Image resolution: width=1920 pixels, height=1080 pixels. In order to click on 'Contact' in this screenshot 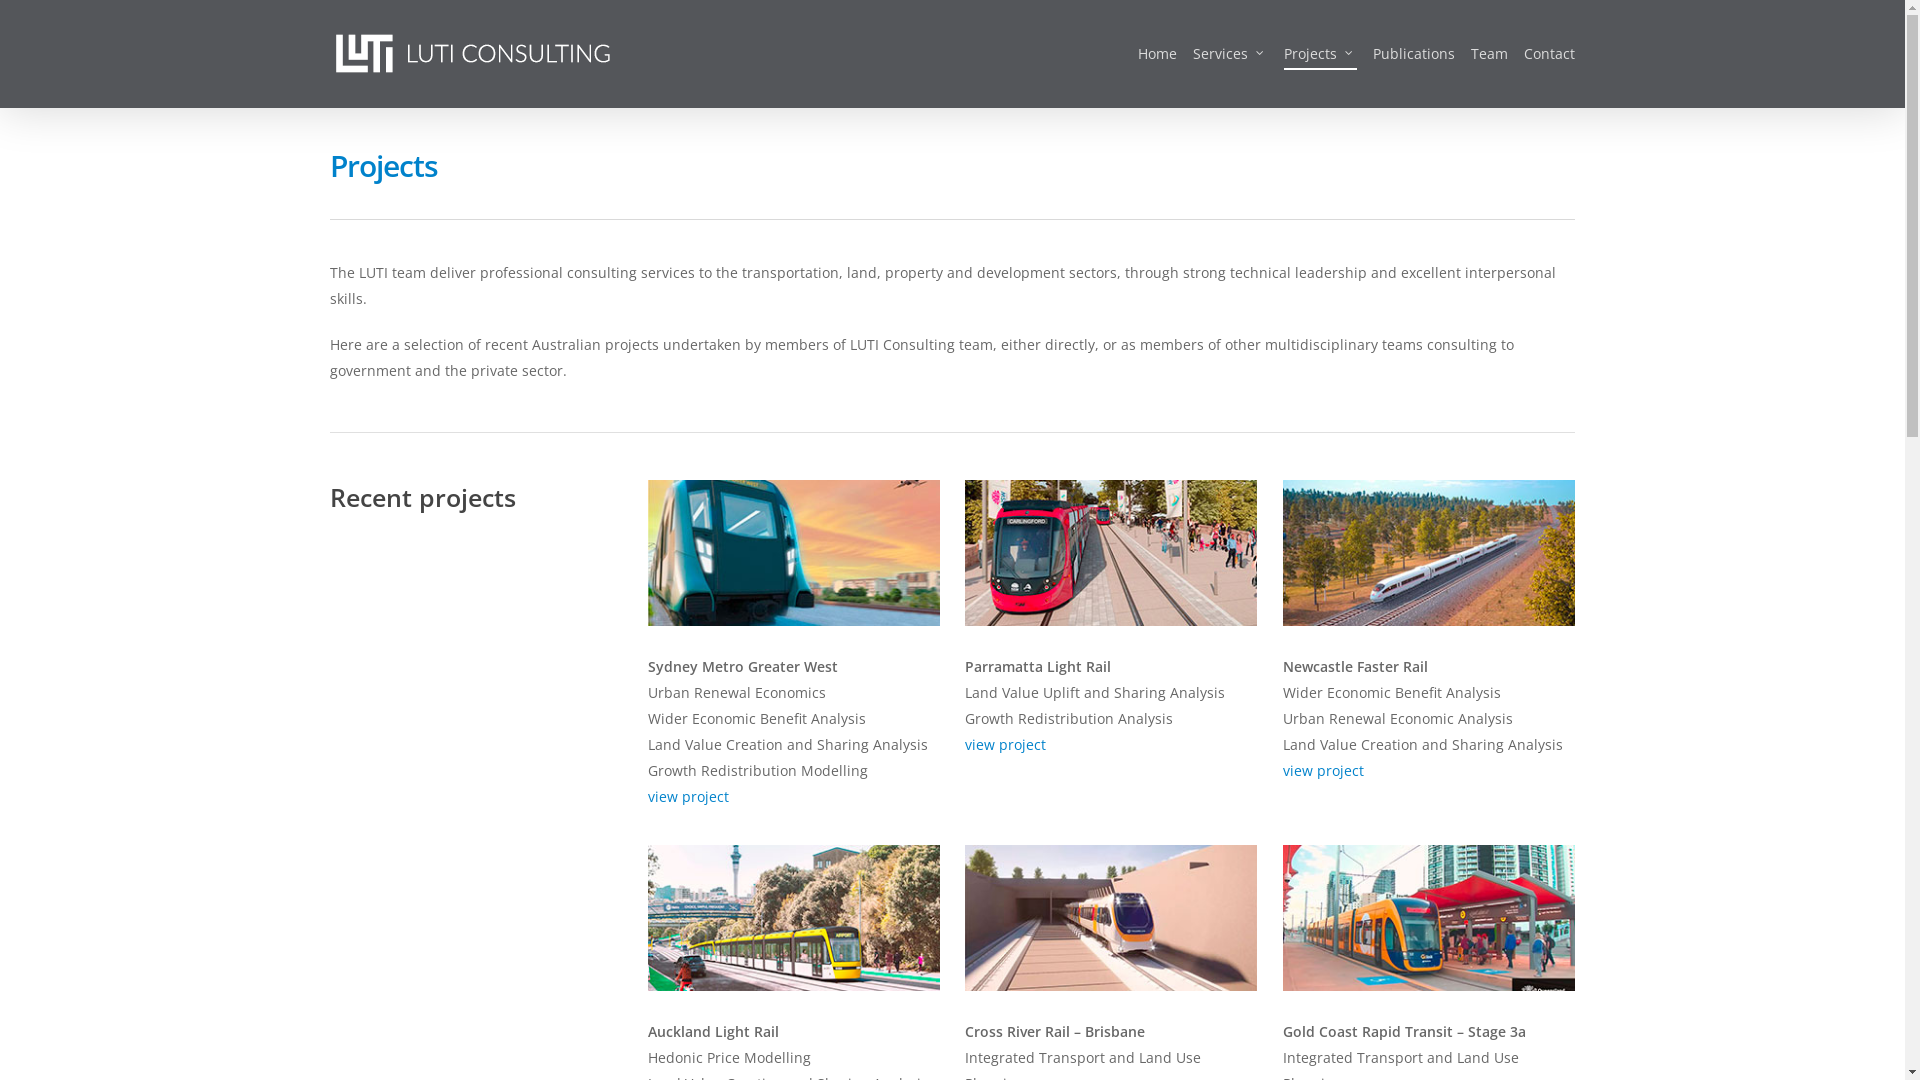, I will do `click(1522, 53)`.